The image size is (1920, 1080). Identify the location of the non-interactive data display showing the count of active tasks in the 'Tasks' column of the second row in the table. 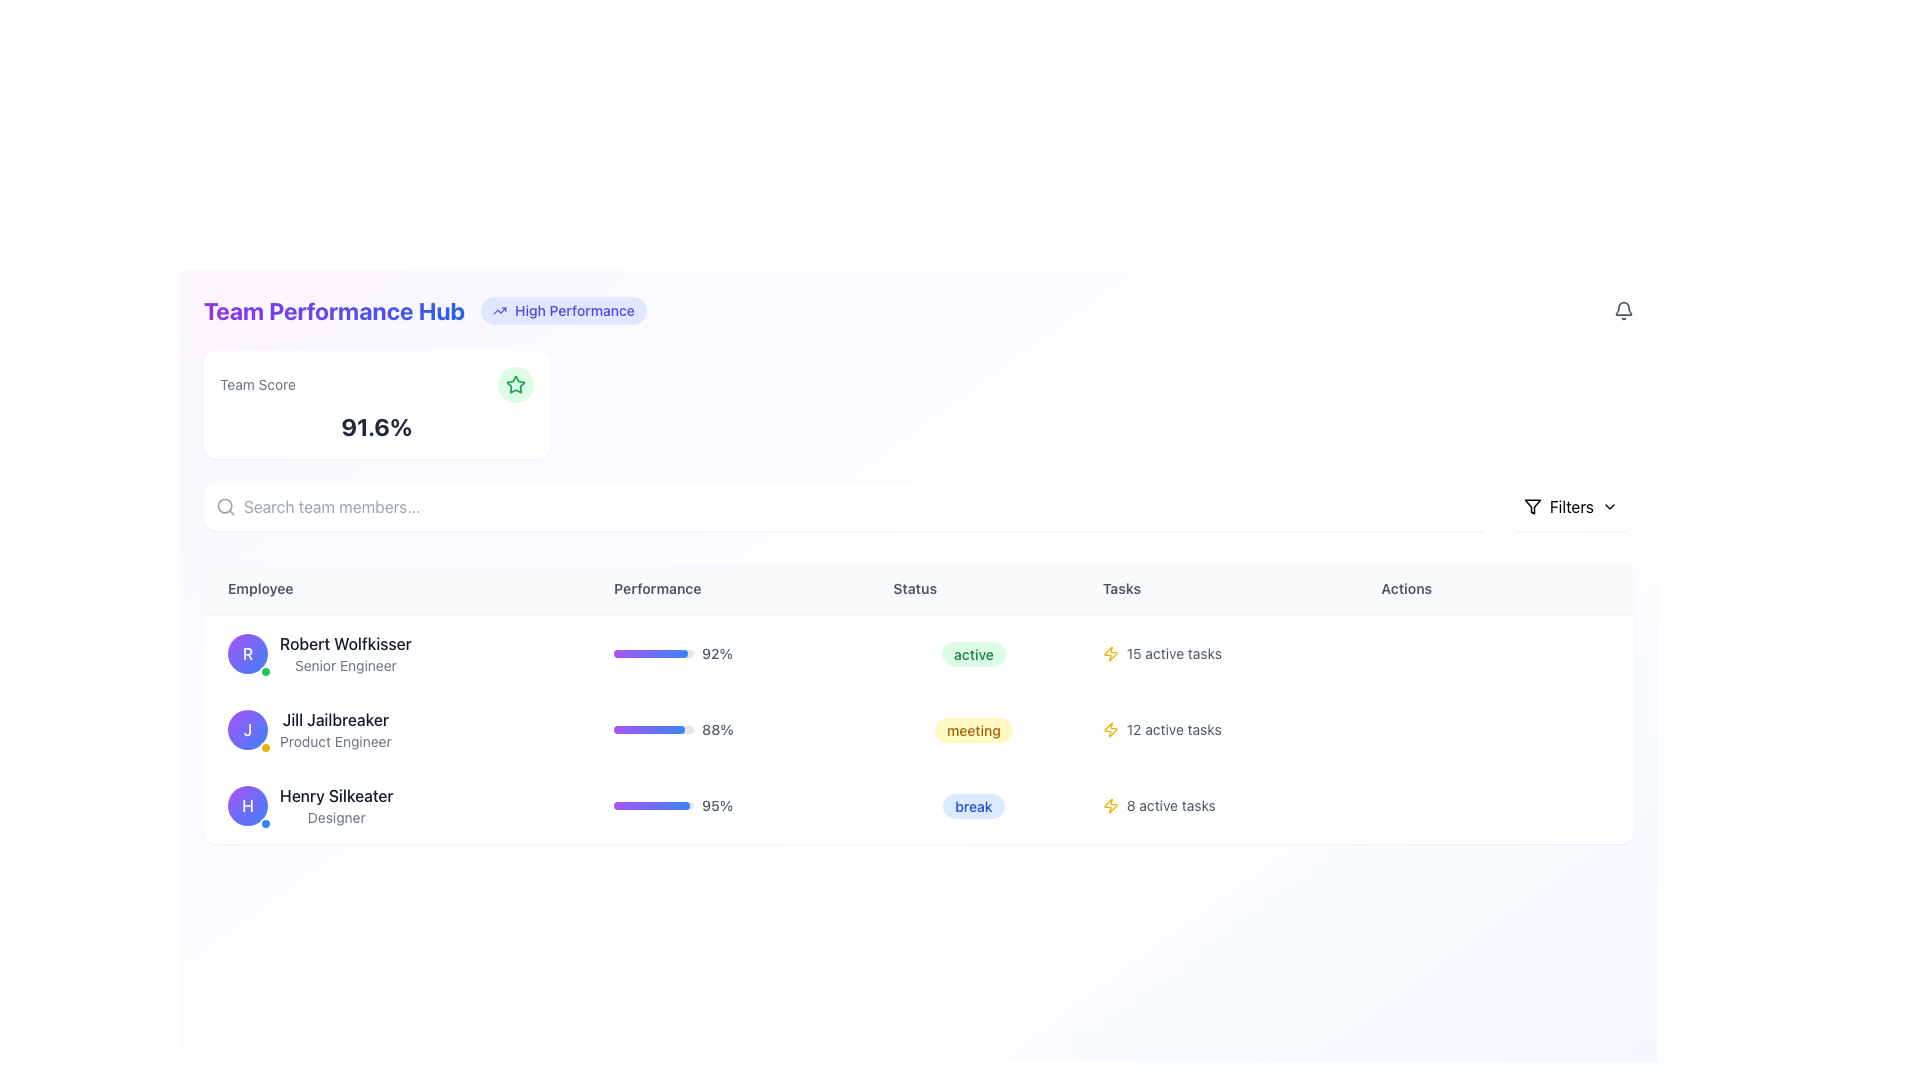
(1217, 729).